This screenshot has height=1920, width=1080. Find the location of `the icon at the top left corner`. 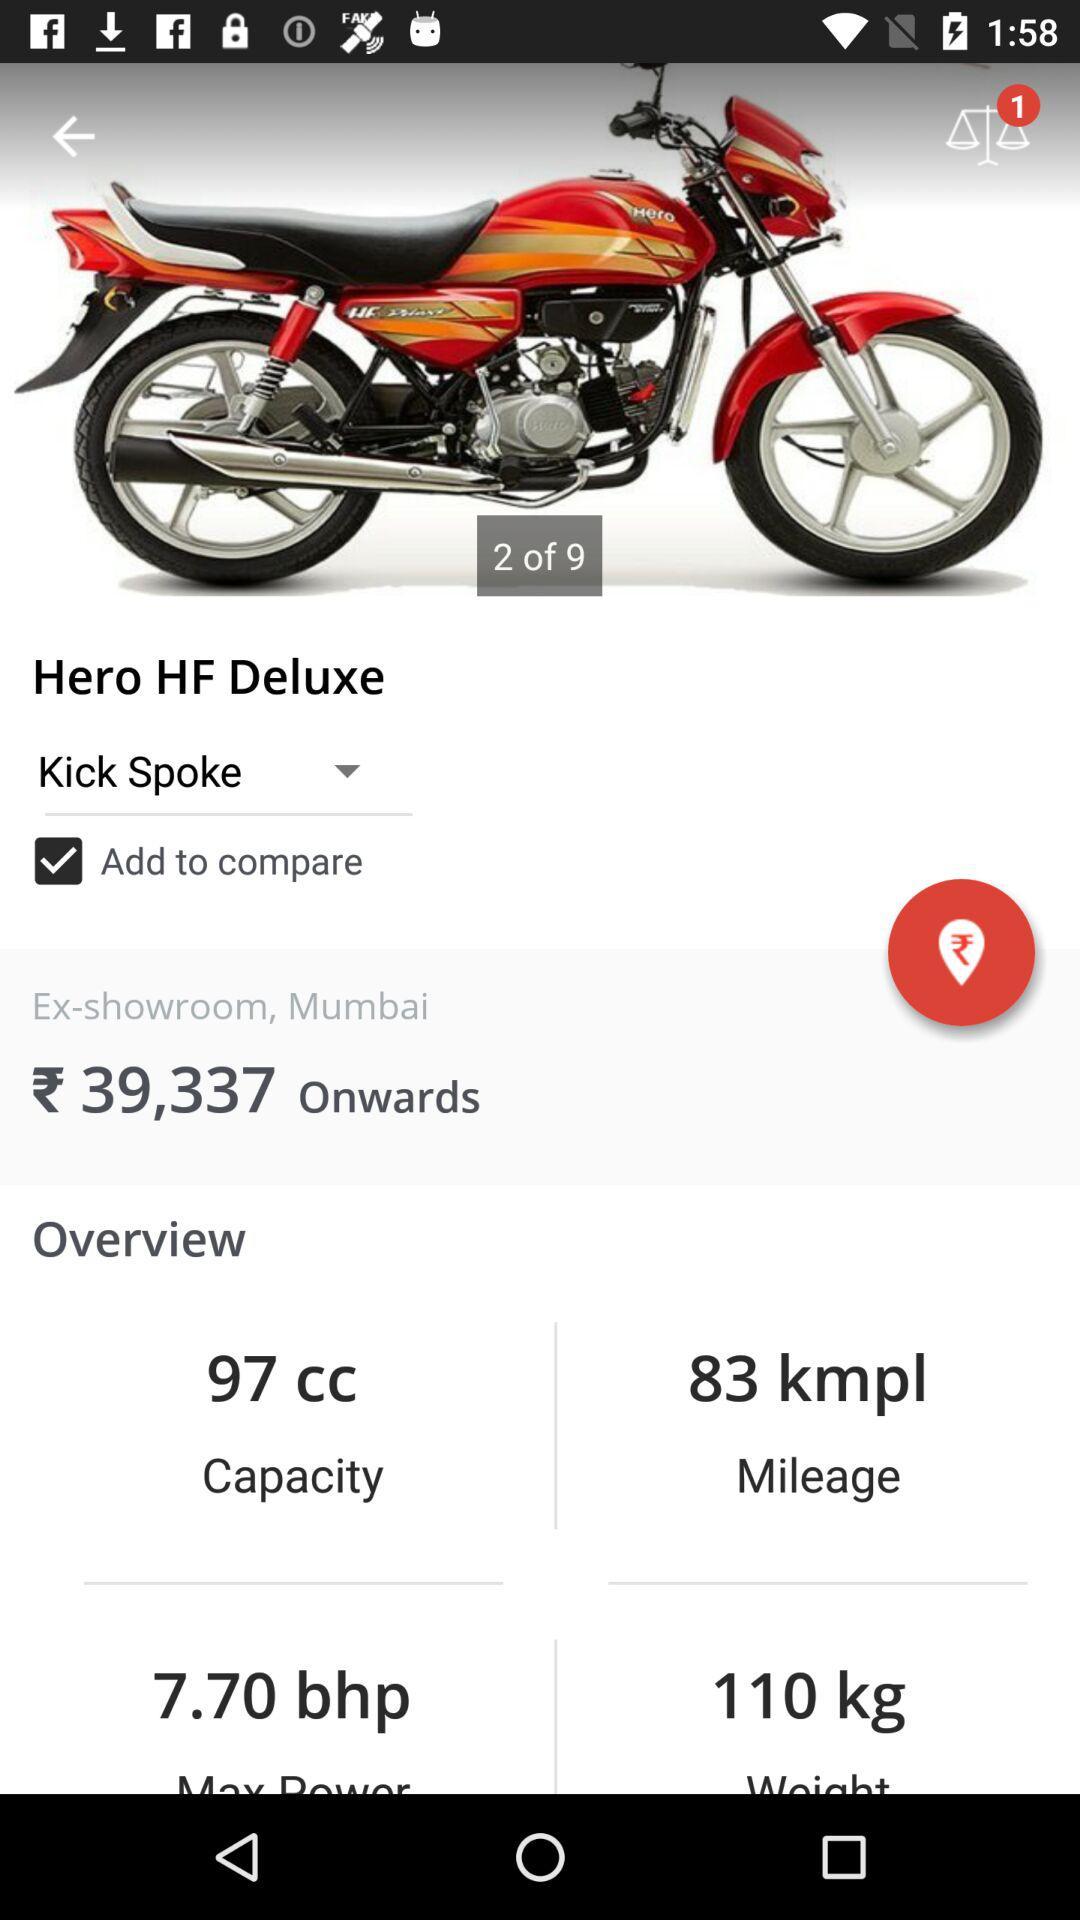

the icon at the top left corner is located at coordinates (72, 135).